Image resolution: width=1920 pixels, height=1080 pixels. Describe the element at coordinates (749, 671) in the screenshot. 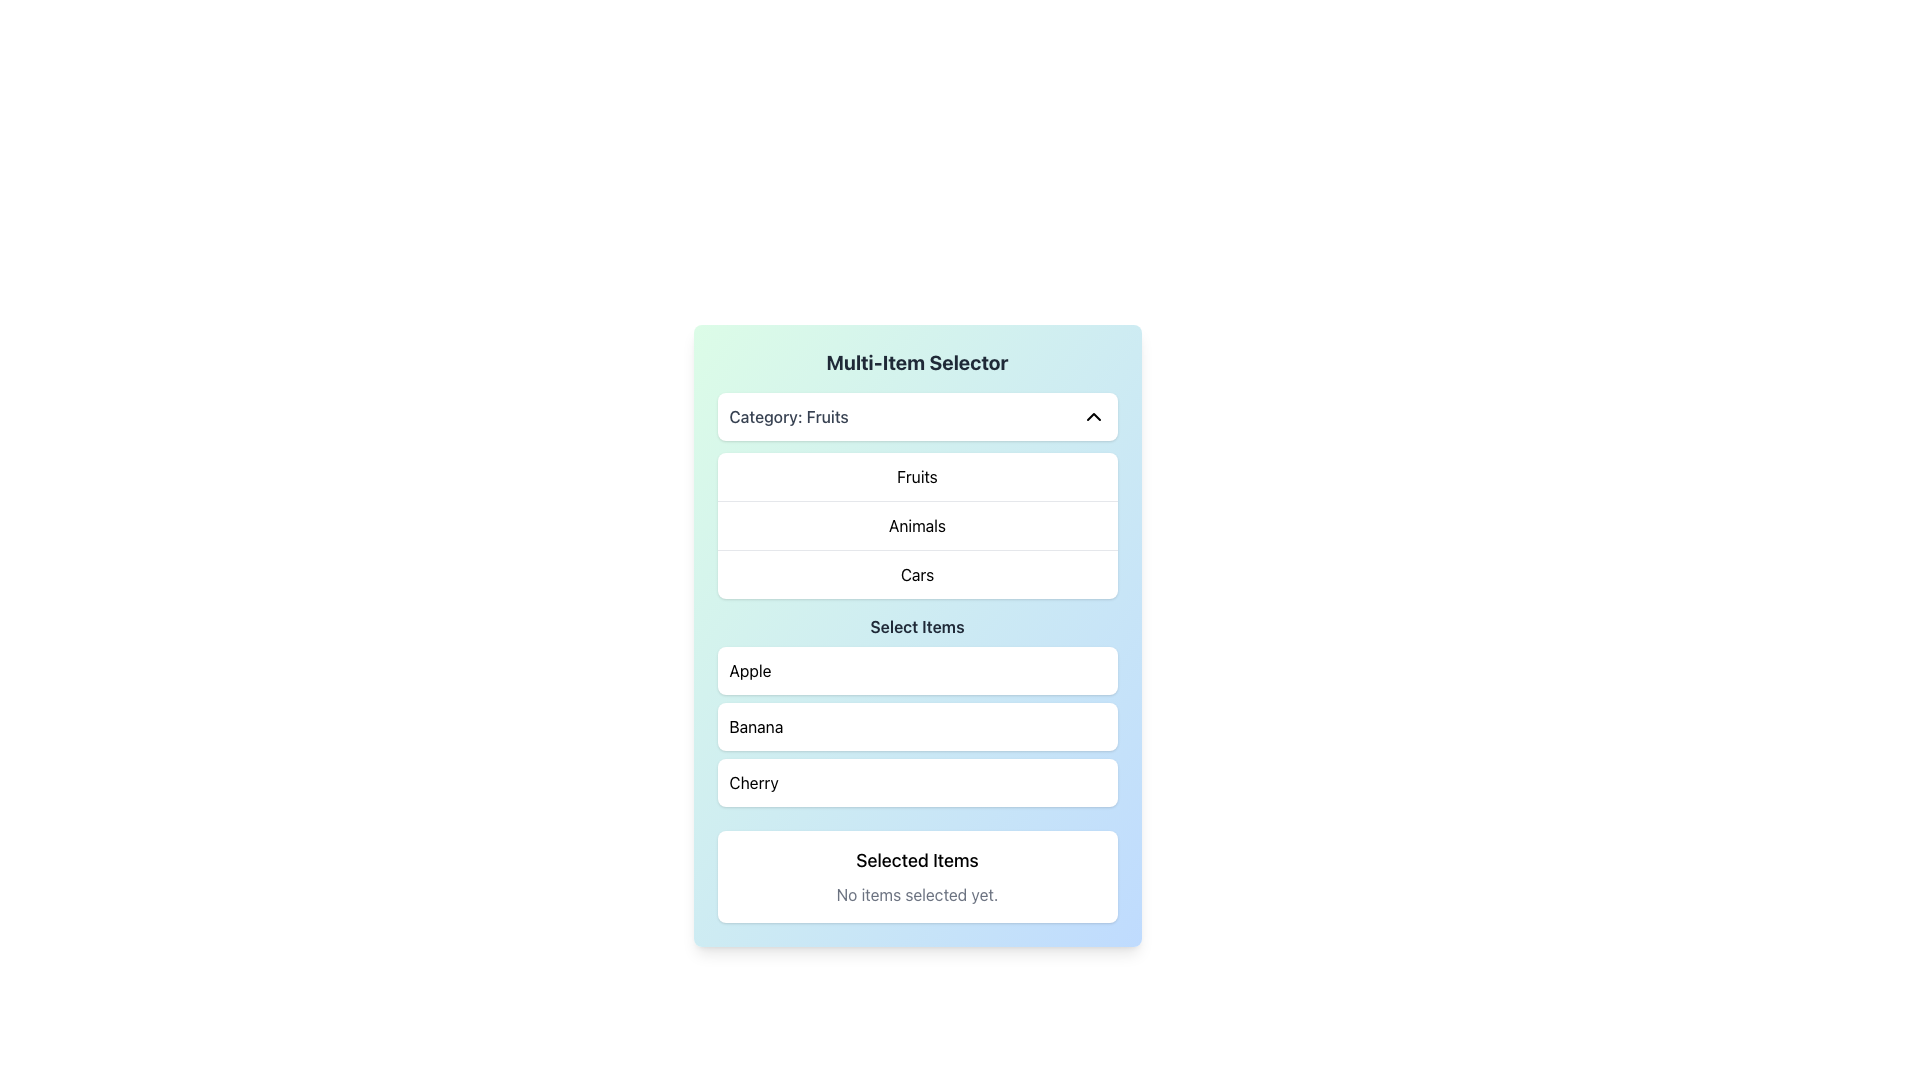

I see `the textual label reading 'Apple' which is styled in black text on a white background, located in the 'Select Items' section of the layout, positioned at the top of three similar components` at that location.